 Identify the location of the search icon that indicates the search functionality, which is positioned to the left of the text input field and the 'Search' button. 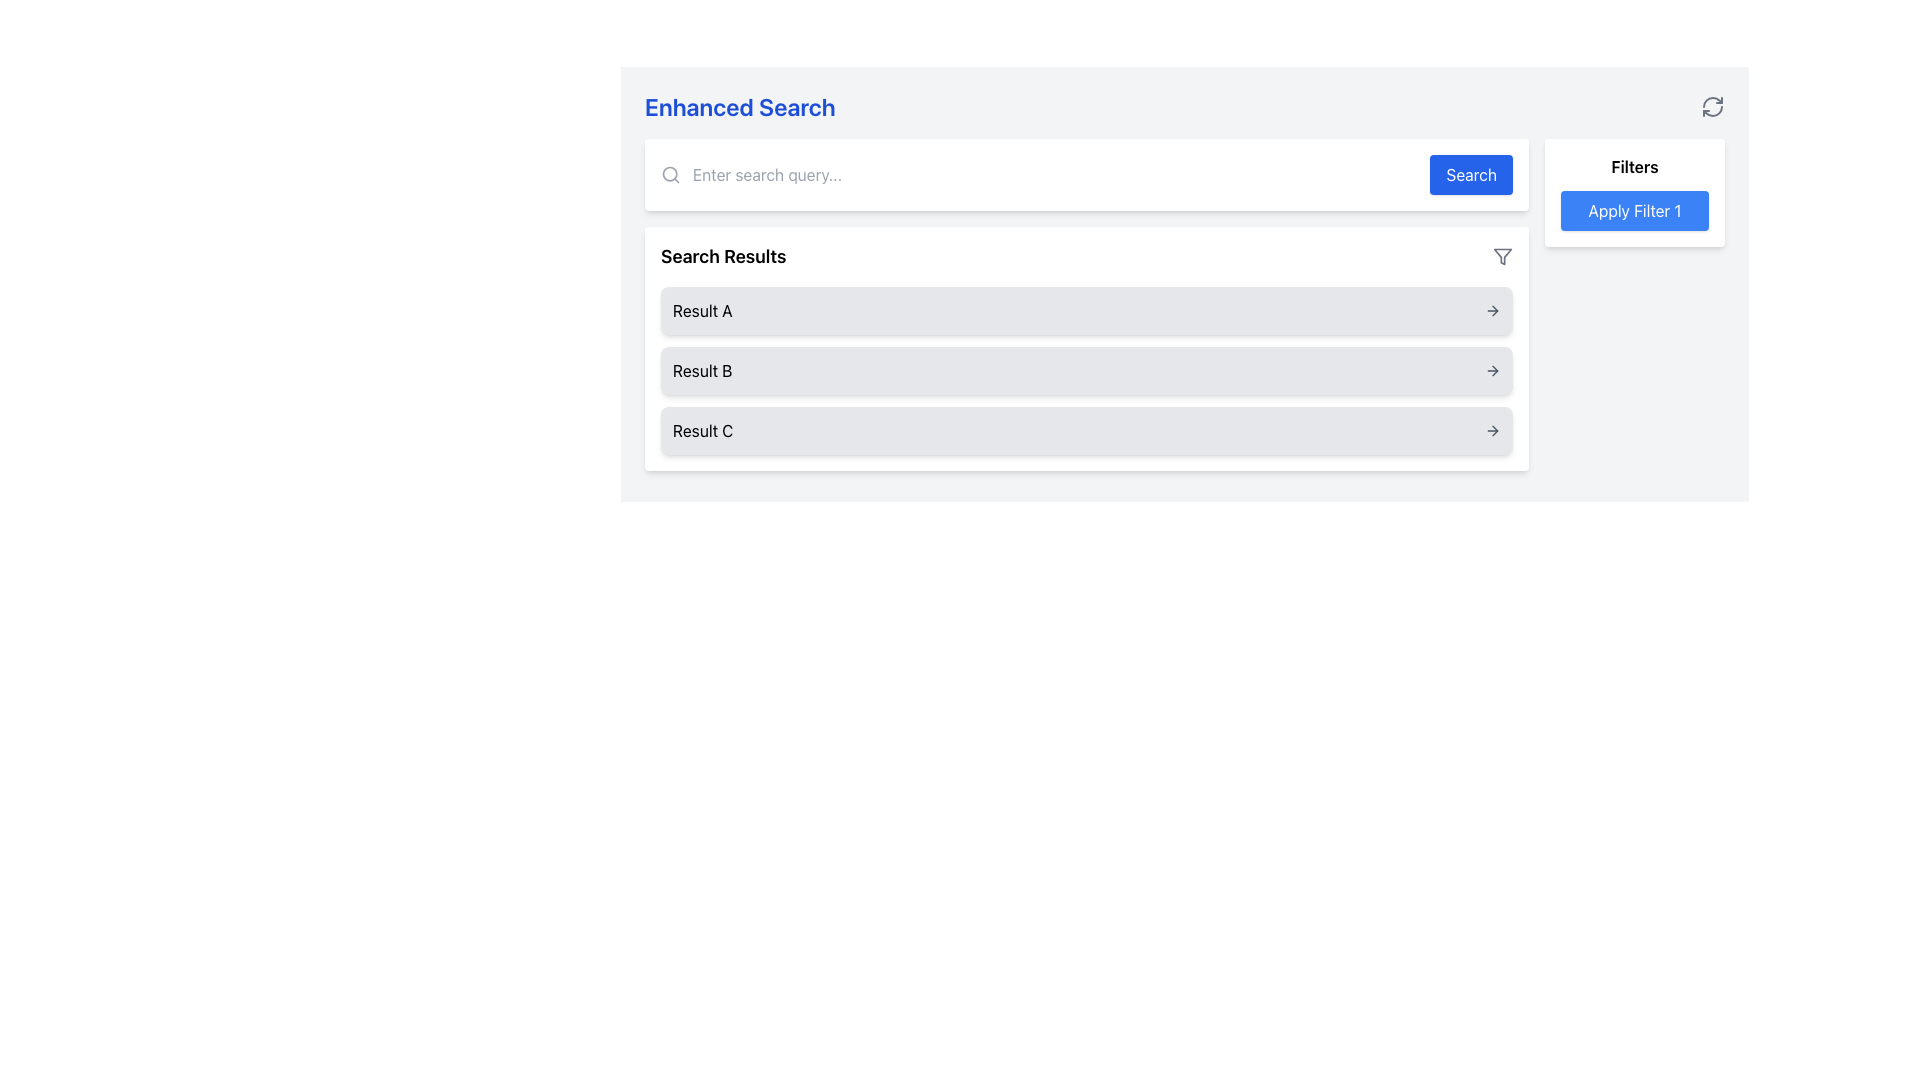
(671, 173).